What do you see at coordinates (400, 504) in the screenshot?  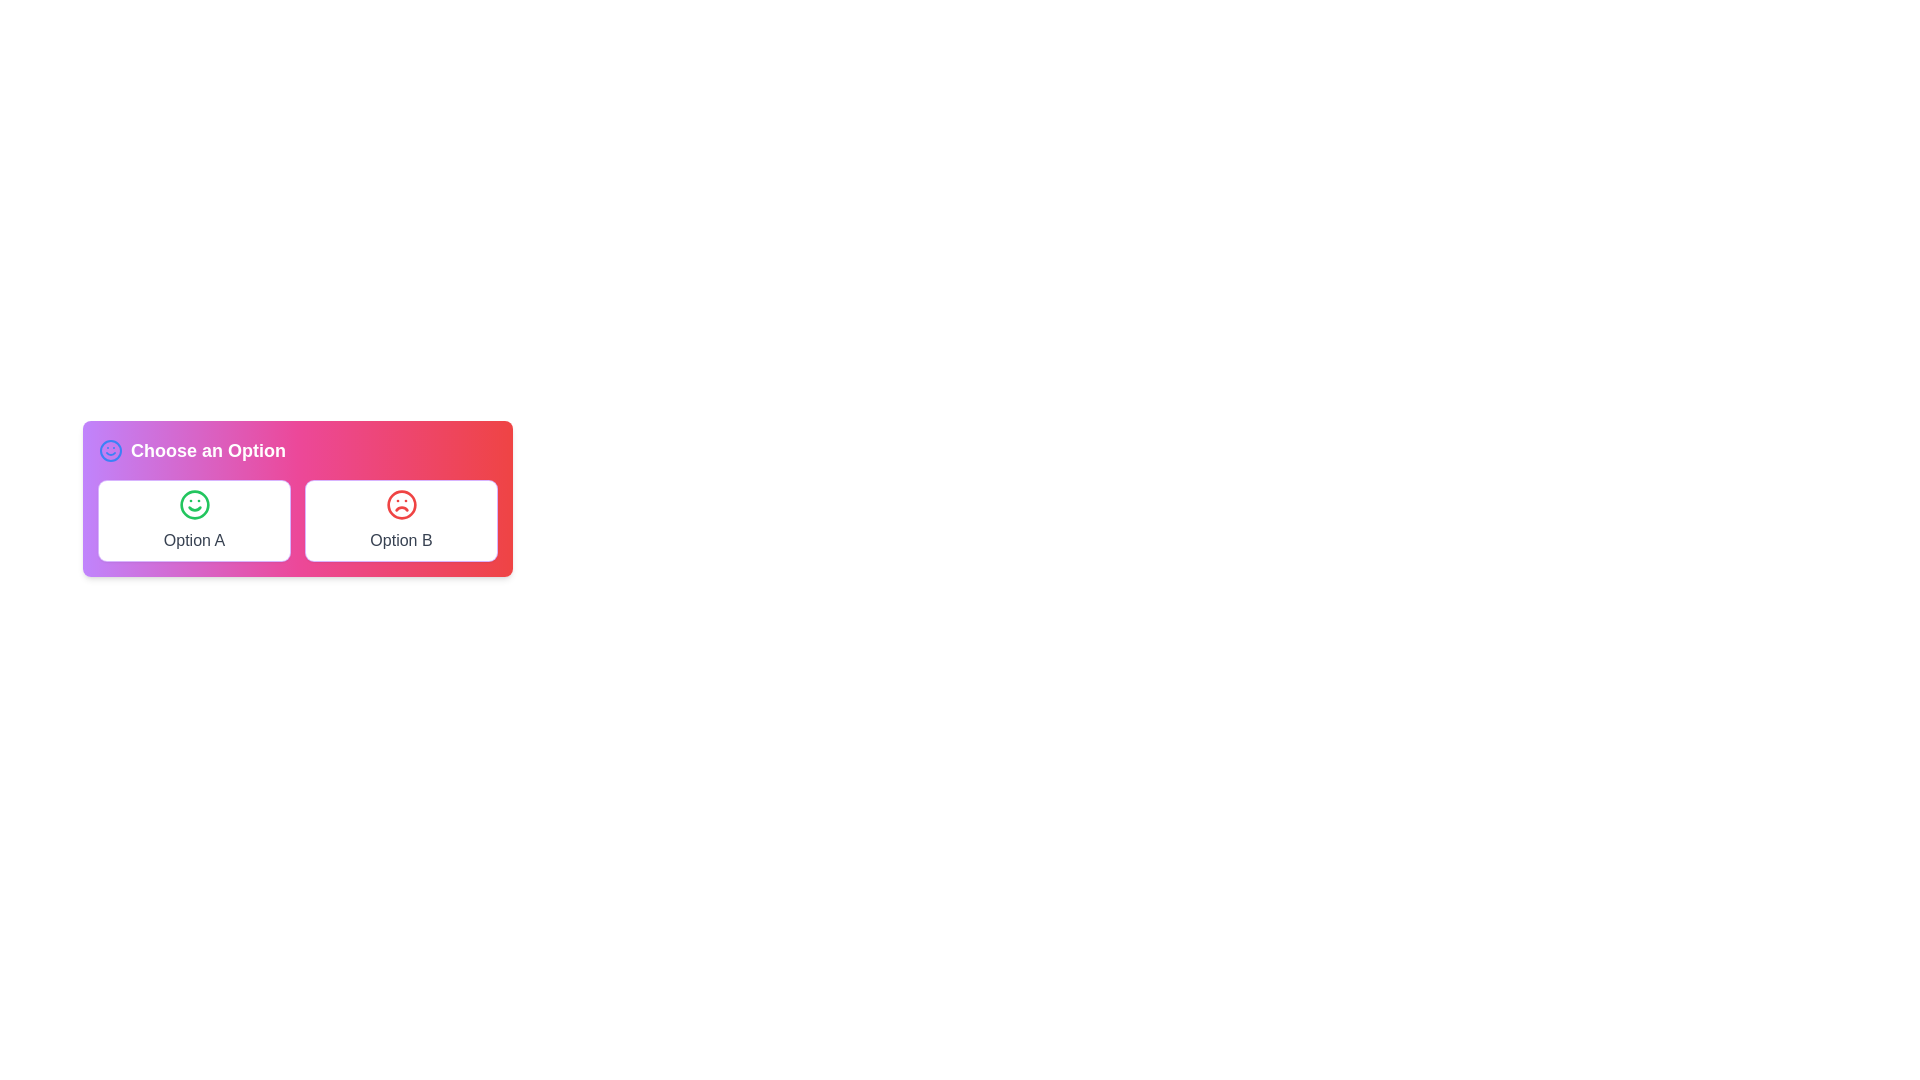 I see `the visual representation of the SVG Circle that forms the central component of the frown face icon for Option B in the selection panel` at bounding box center [400, 504].